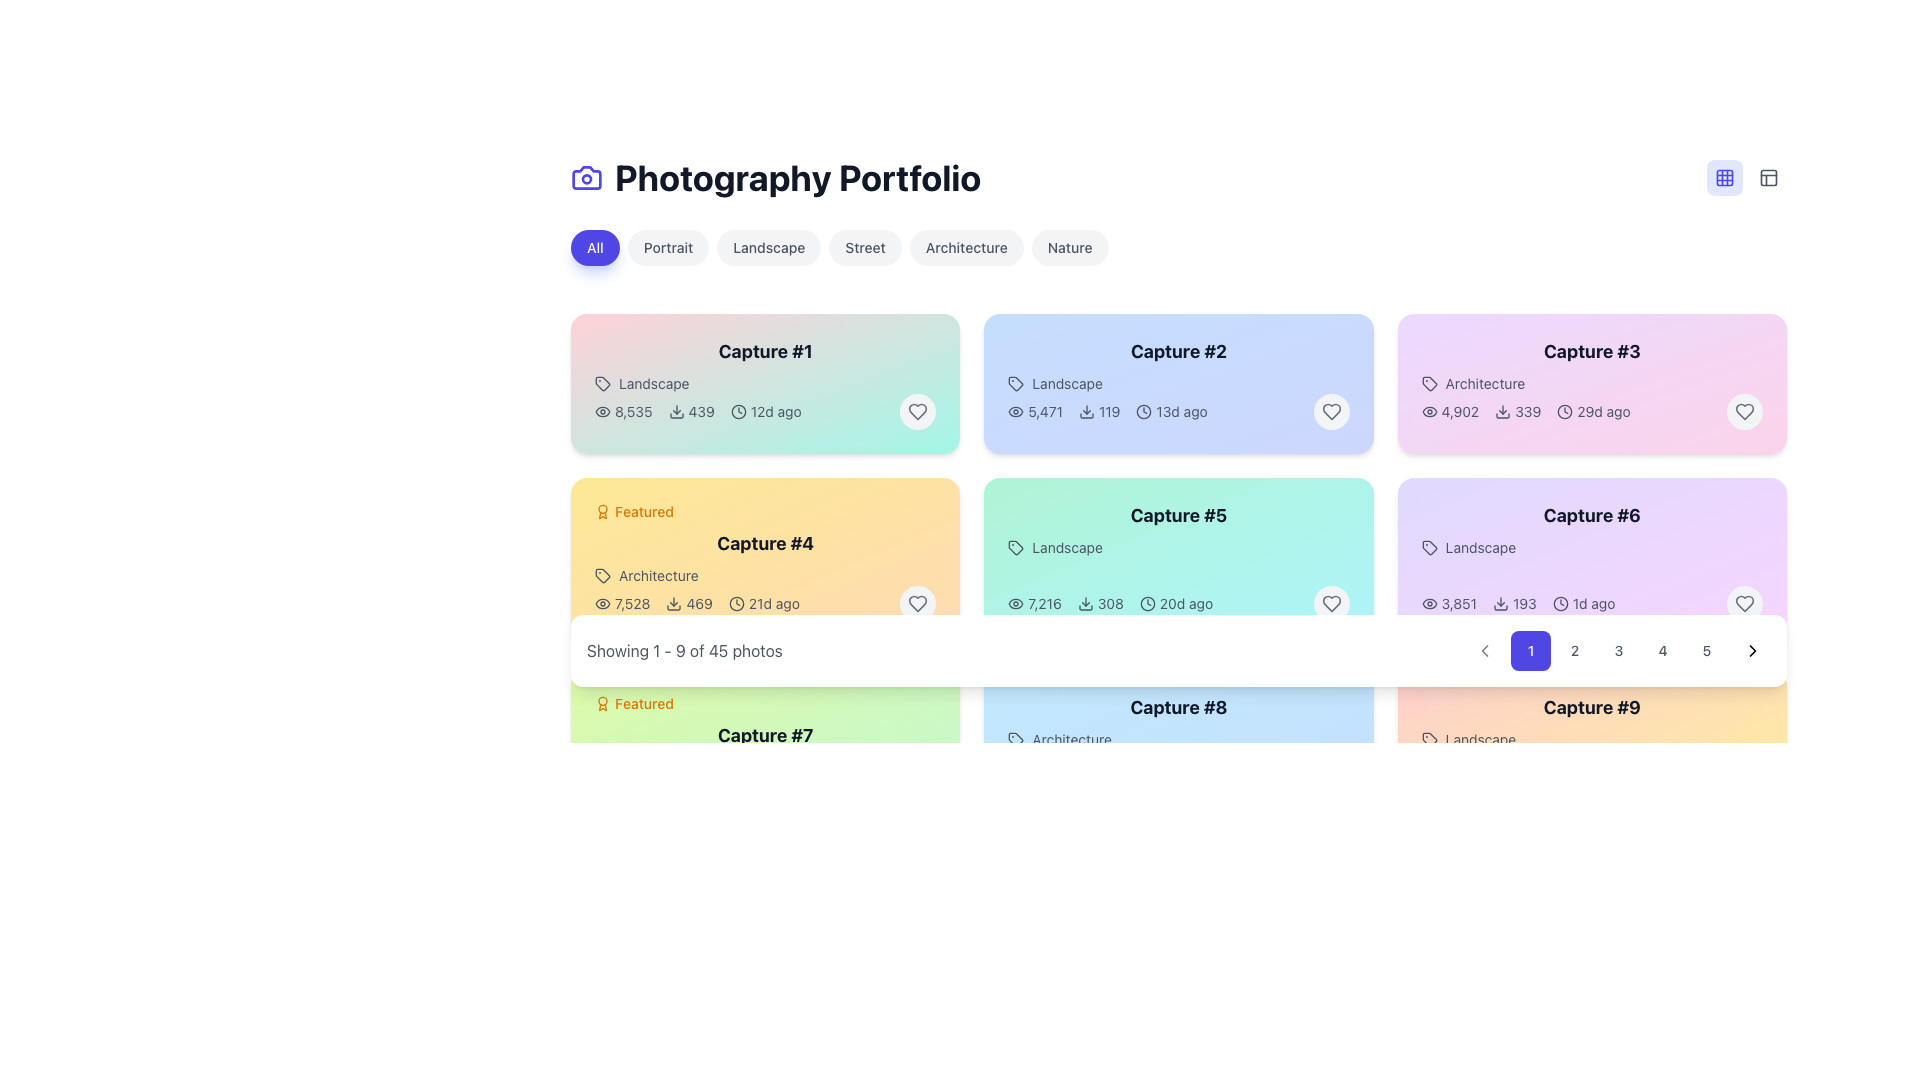  I want to click on the blue circular button with a white number '1' centered within it, so click(1530, 651).